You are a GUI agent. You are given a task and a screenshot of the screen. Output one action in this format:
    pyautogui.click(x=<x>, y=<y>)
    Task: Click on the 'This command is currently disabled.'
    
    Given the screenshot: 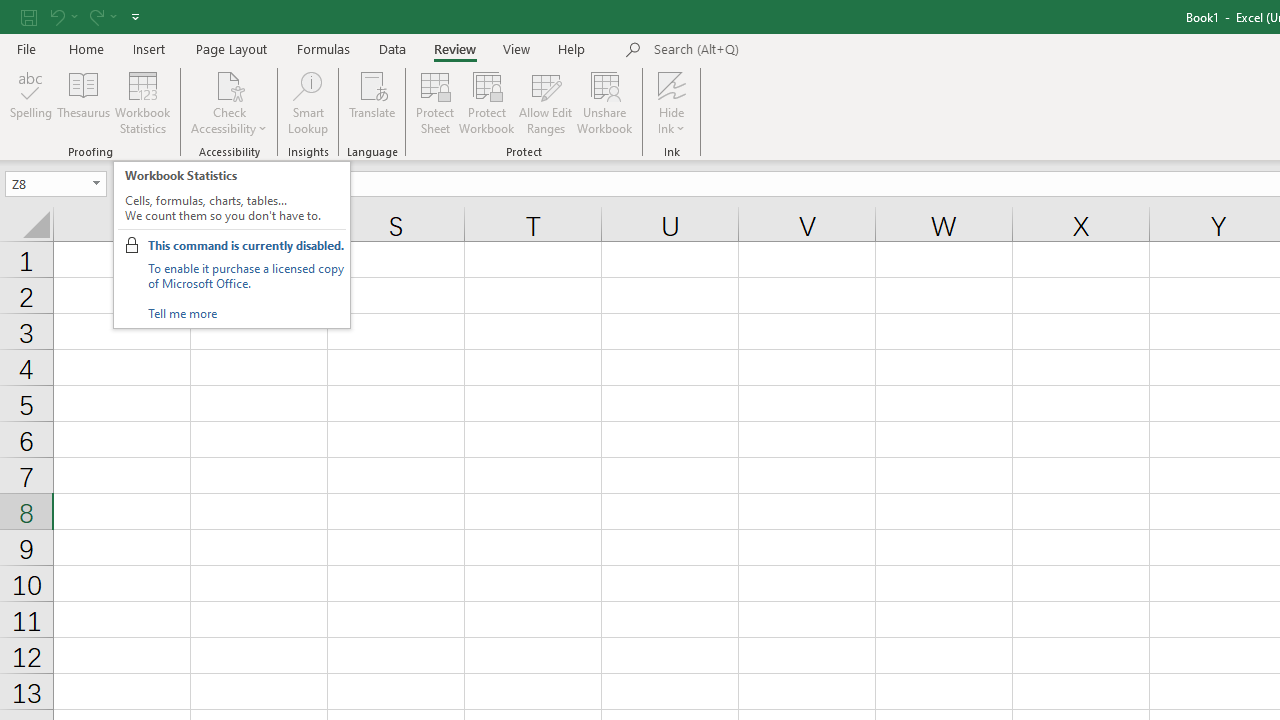 What is the action you would take?
    pyautogui.click(x=244, y=244)
    